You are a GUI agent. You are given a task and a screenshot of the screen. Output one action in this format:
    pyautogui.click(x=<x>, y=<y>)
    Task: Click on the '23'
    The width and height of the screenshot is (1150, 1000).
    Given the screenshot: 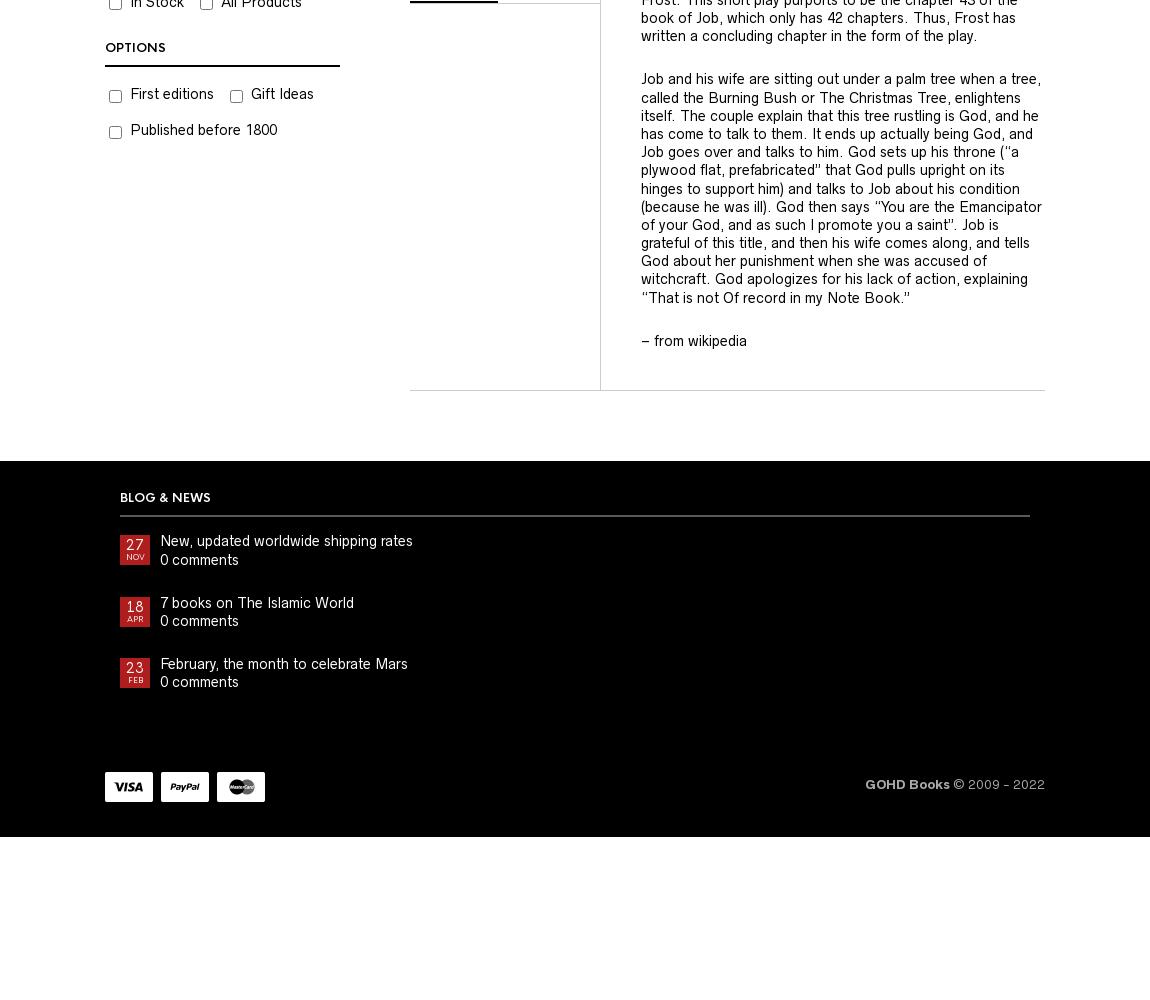 What is the action you would take?
    pyautogui.click(x=134, y=668)
    